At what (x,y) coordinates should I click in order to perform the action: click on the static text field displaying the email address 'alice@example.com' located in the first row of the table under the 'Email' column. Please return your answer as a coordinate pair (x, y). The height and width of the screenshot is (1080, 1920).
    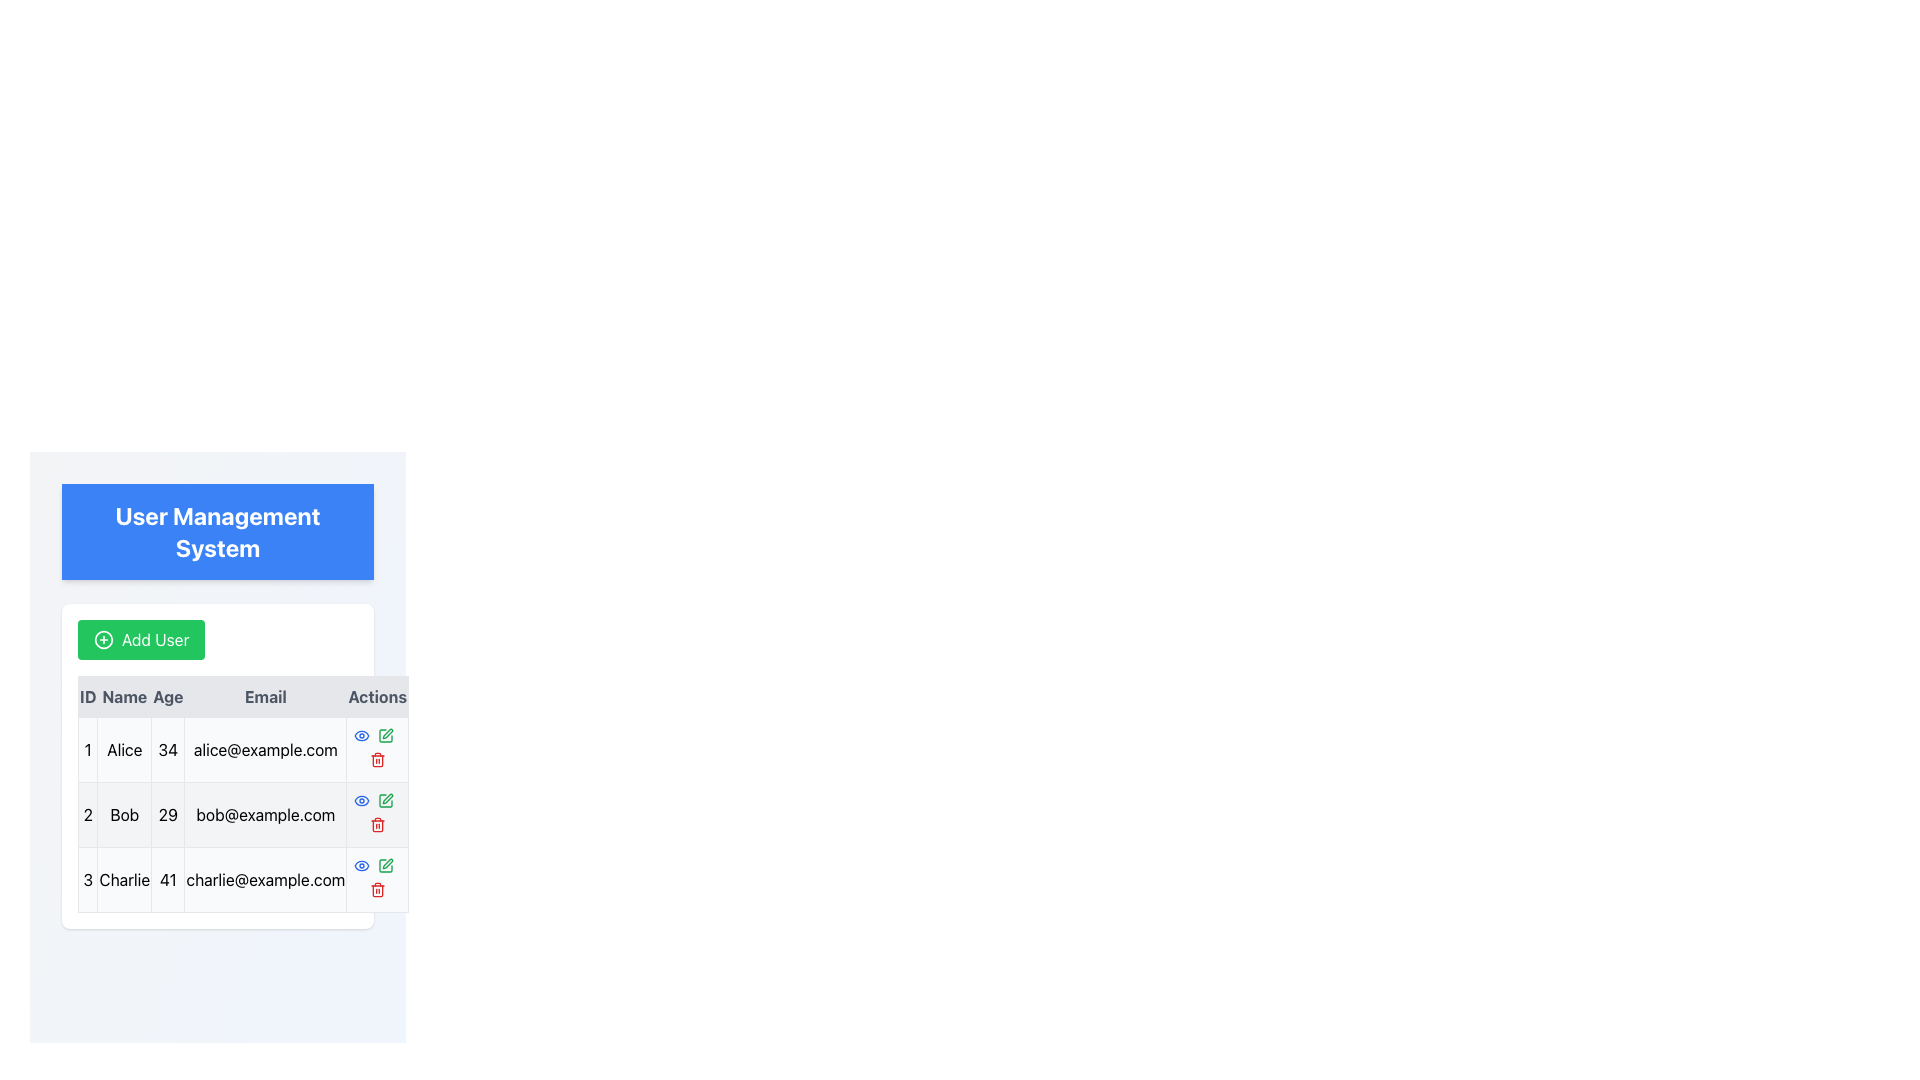
    Looking at the image, I should click on (264, 749).